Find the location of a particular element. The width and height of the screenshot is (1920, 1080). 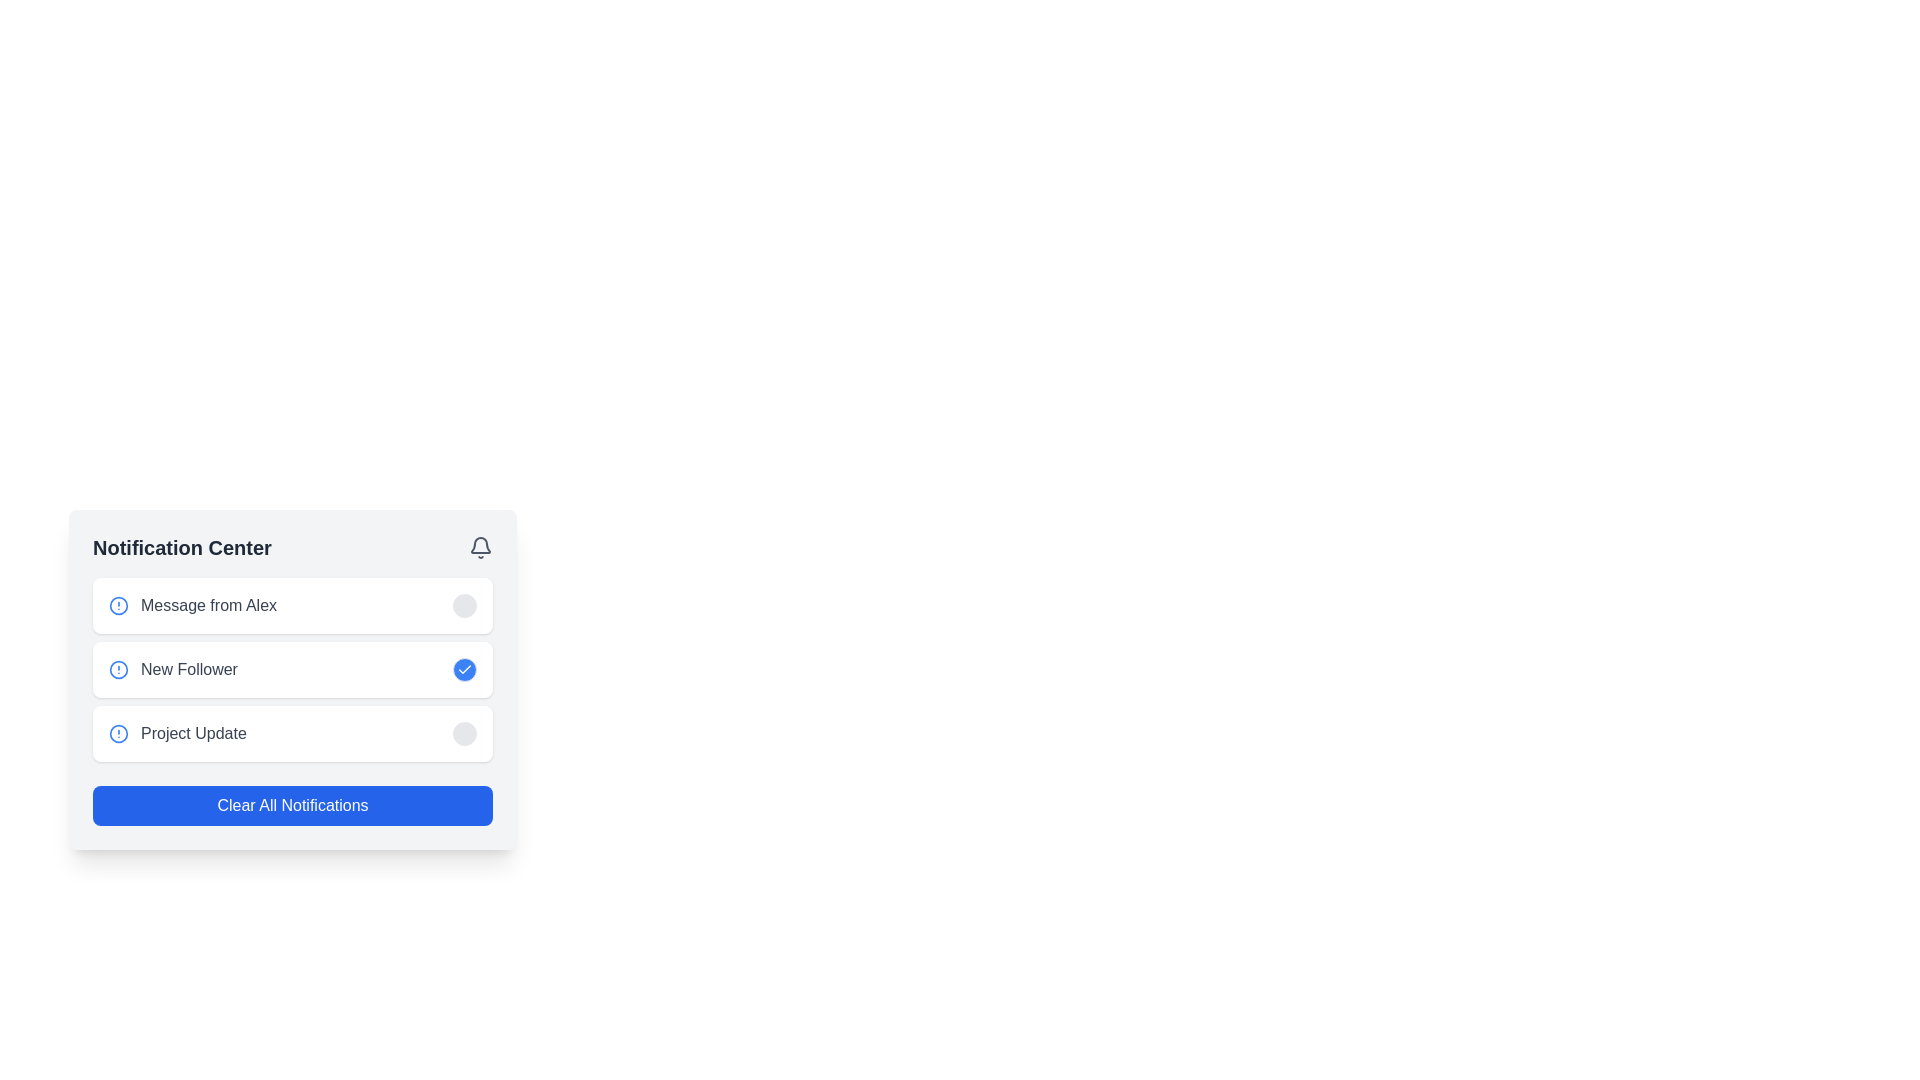

the blue circular icon with an exclamation mark next to the 'New Follower' notification is located at coordinates (173, 670).